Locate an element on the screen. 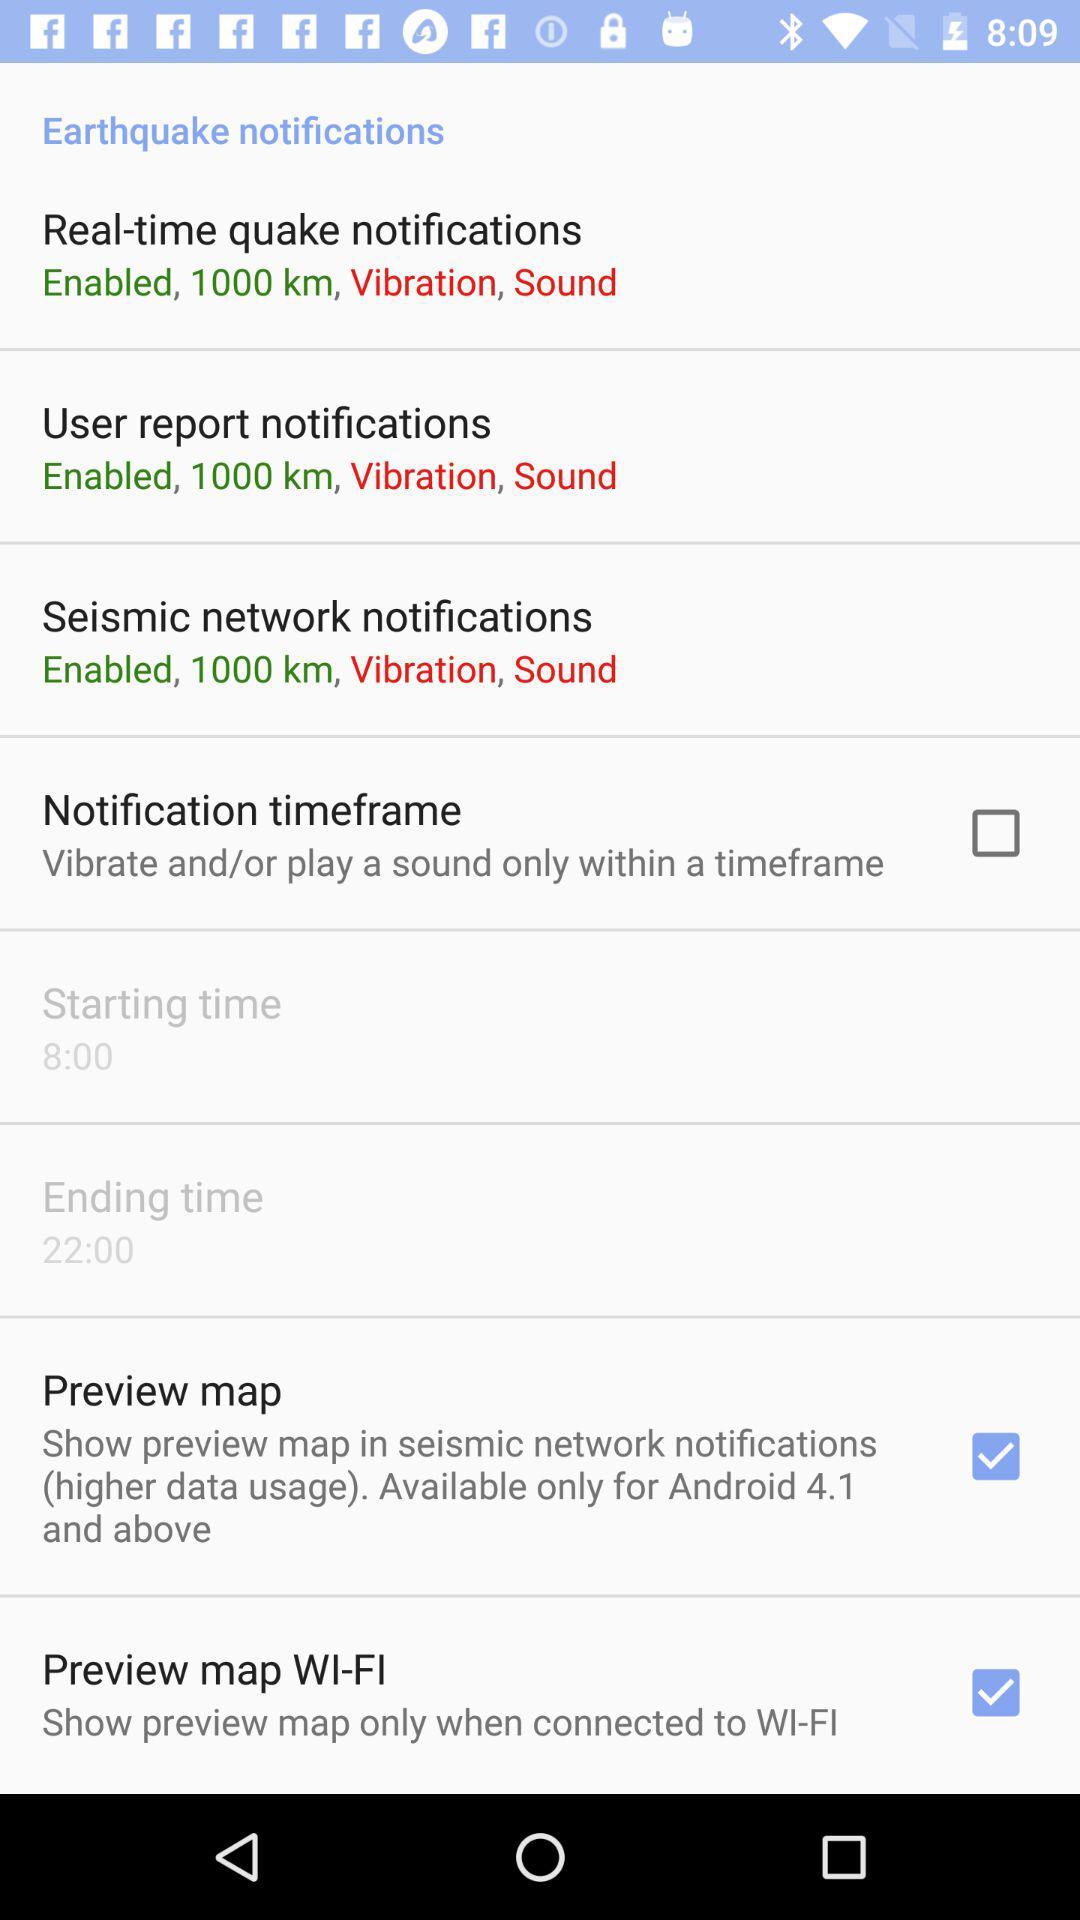  app above the enabled 1000 km is located at coordinates (312, 228).